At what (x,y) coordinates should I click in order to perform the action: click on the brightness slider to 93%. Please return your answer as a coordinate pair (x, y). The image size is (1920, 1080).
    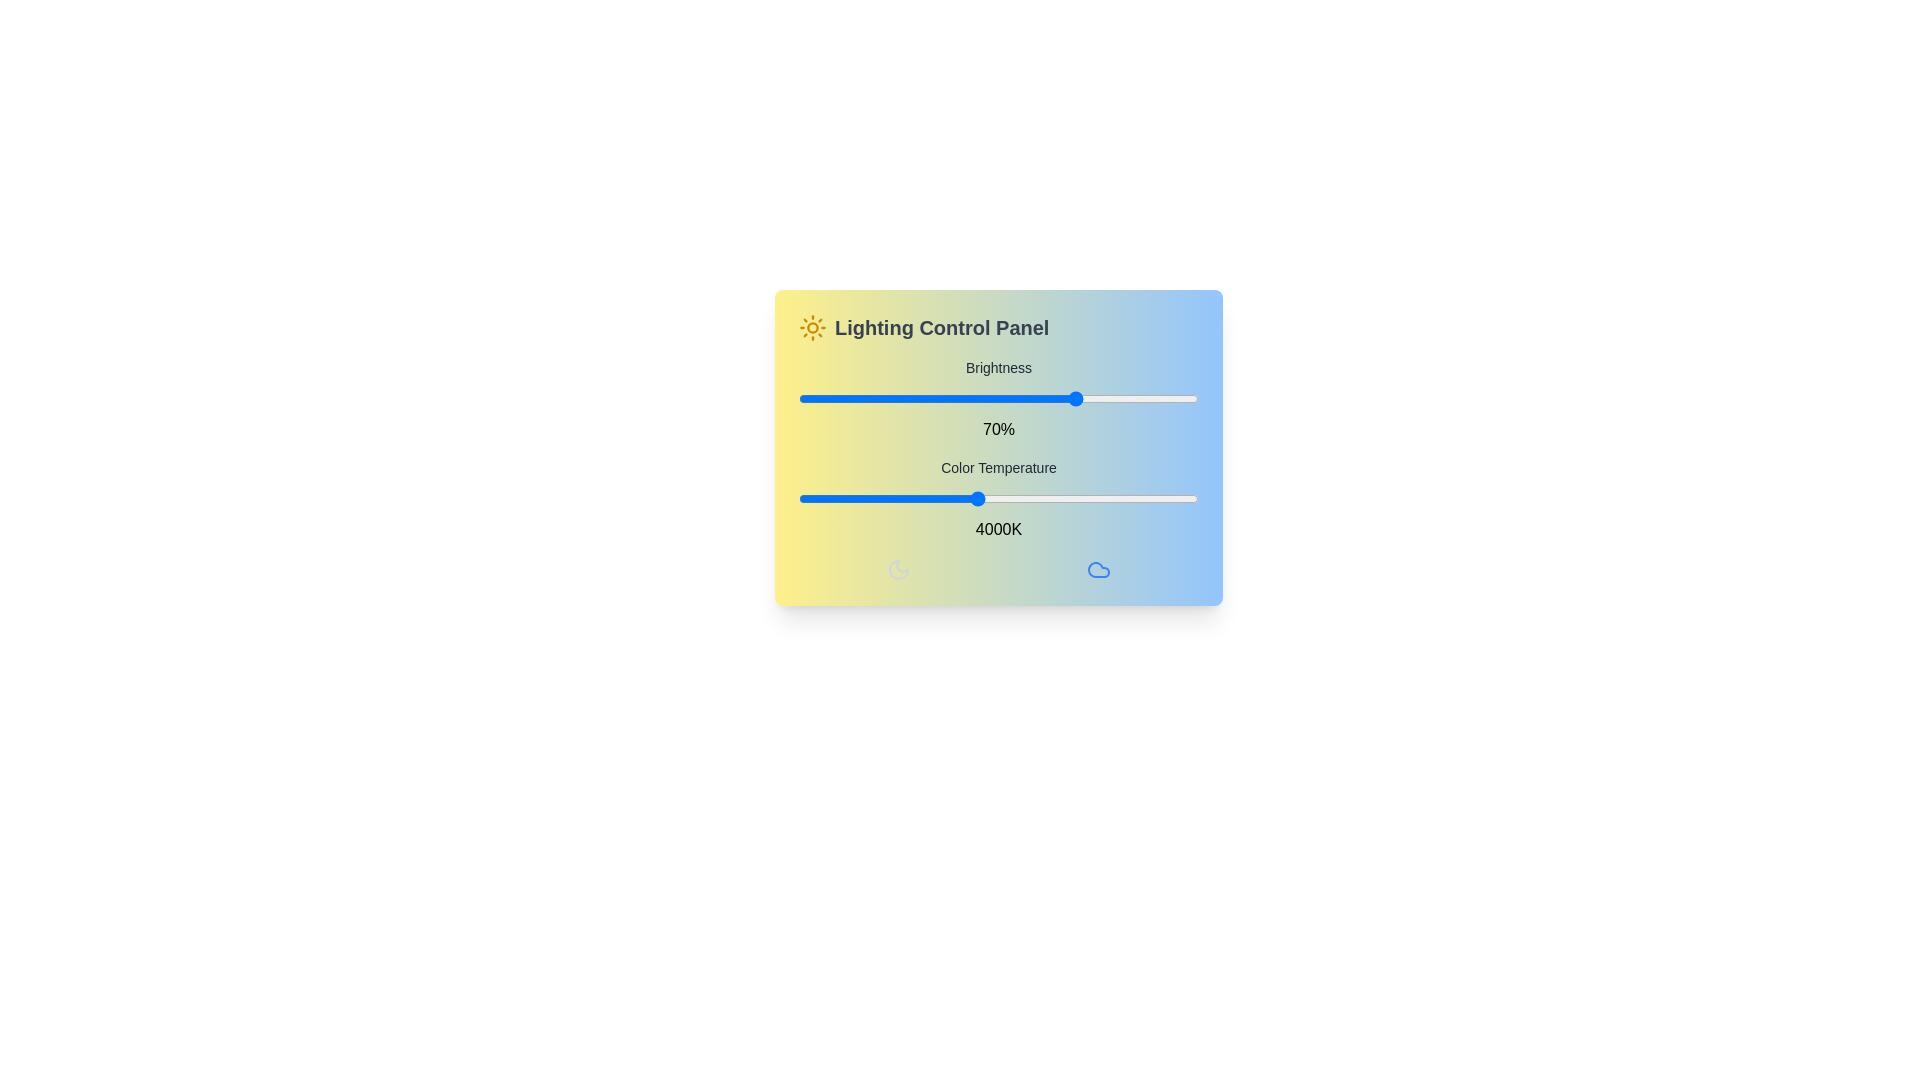
    Looking at the image, I should click on (1171, 398).